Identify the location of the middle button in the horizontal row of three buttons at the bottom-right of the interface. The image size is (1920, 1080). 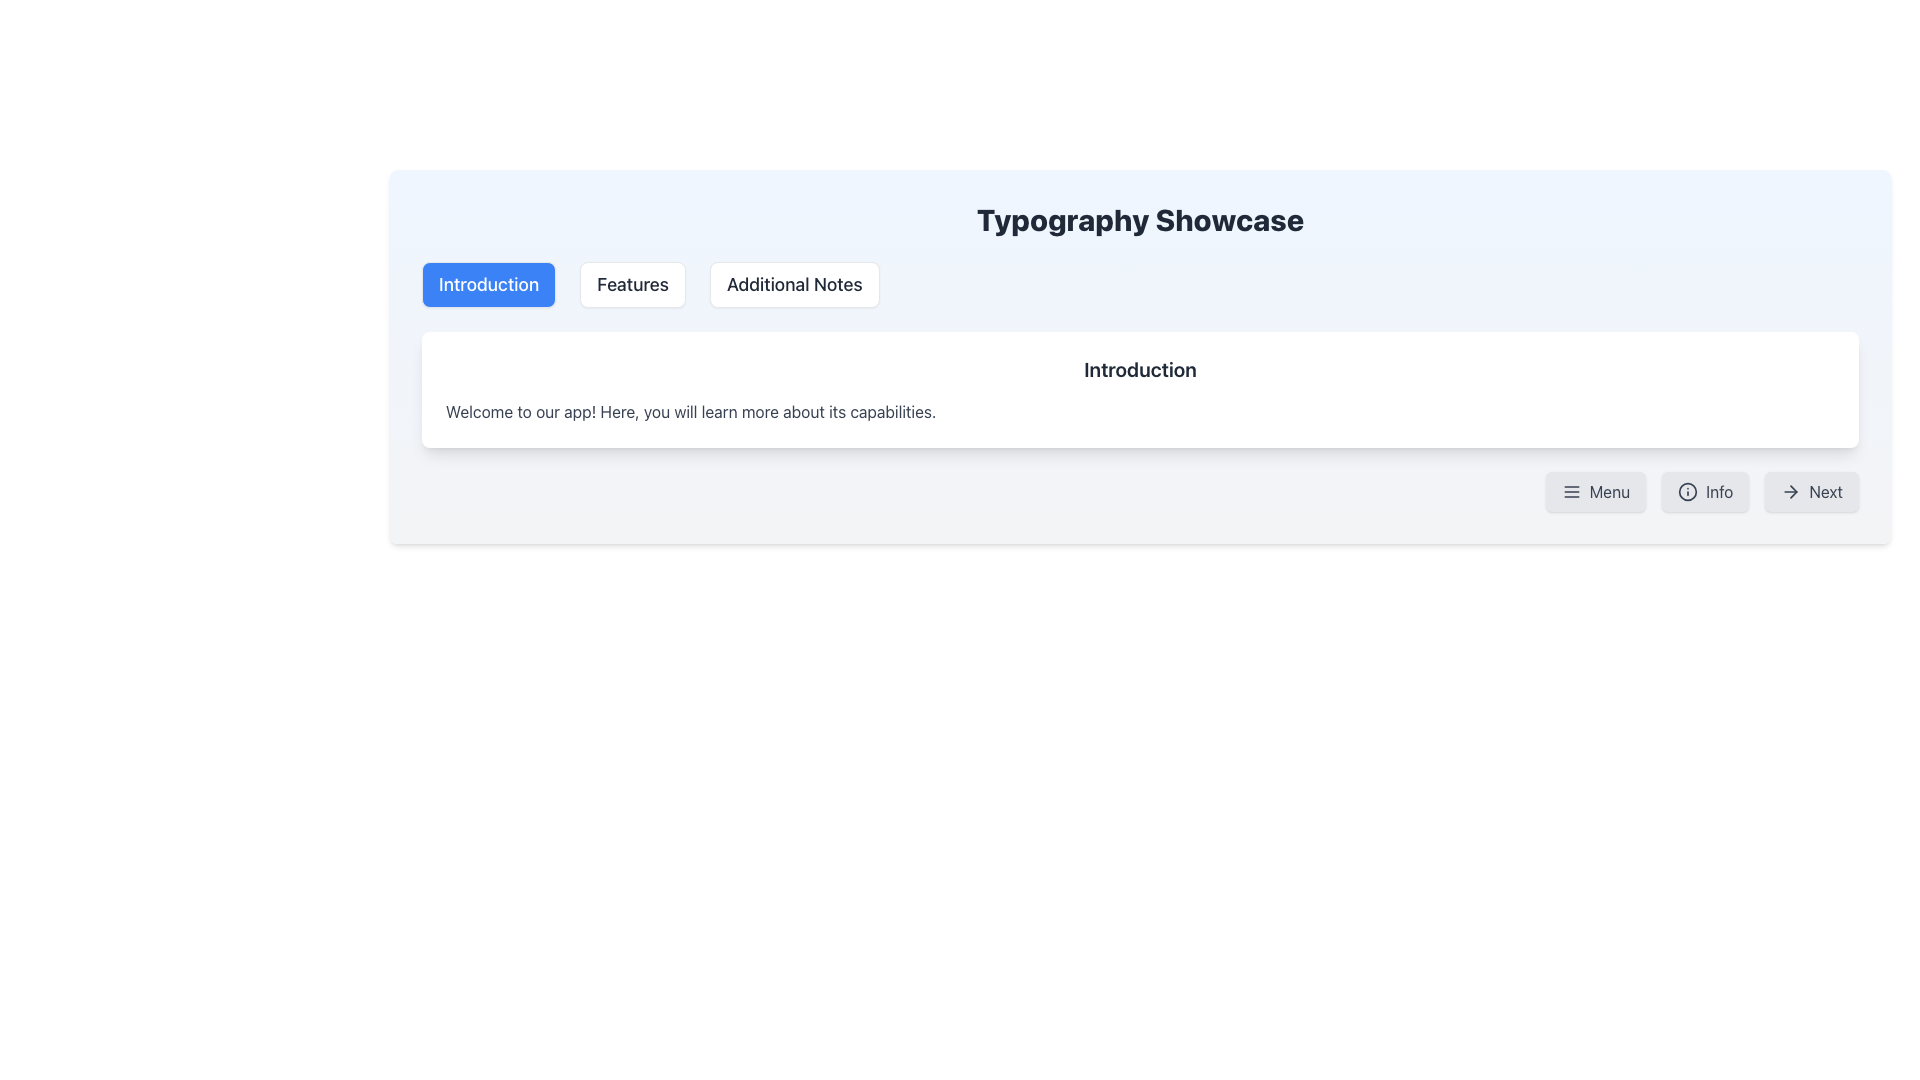
(1704, 492).